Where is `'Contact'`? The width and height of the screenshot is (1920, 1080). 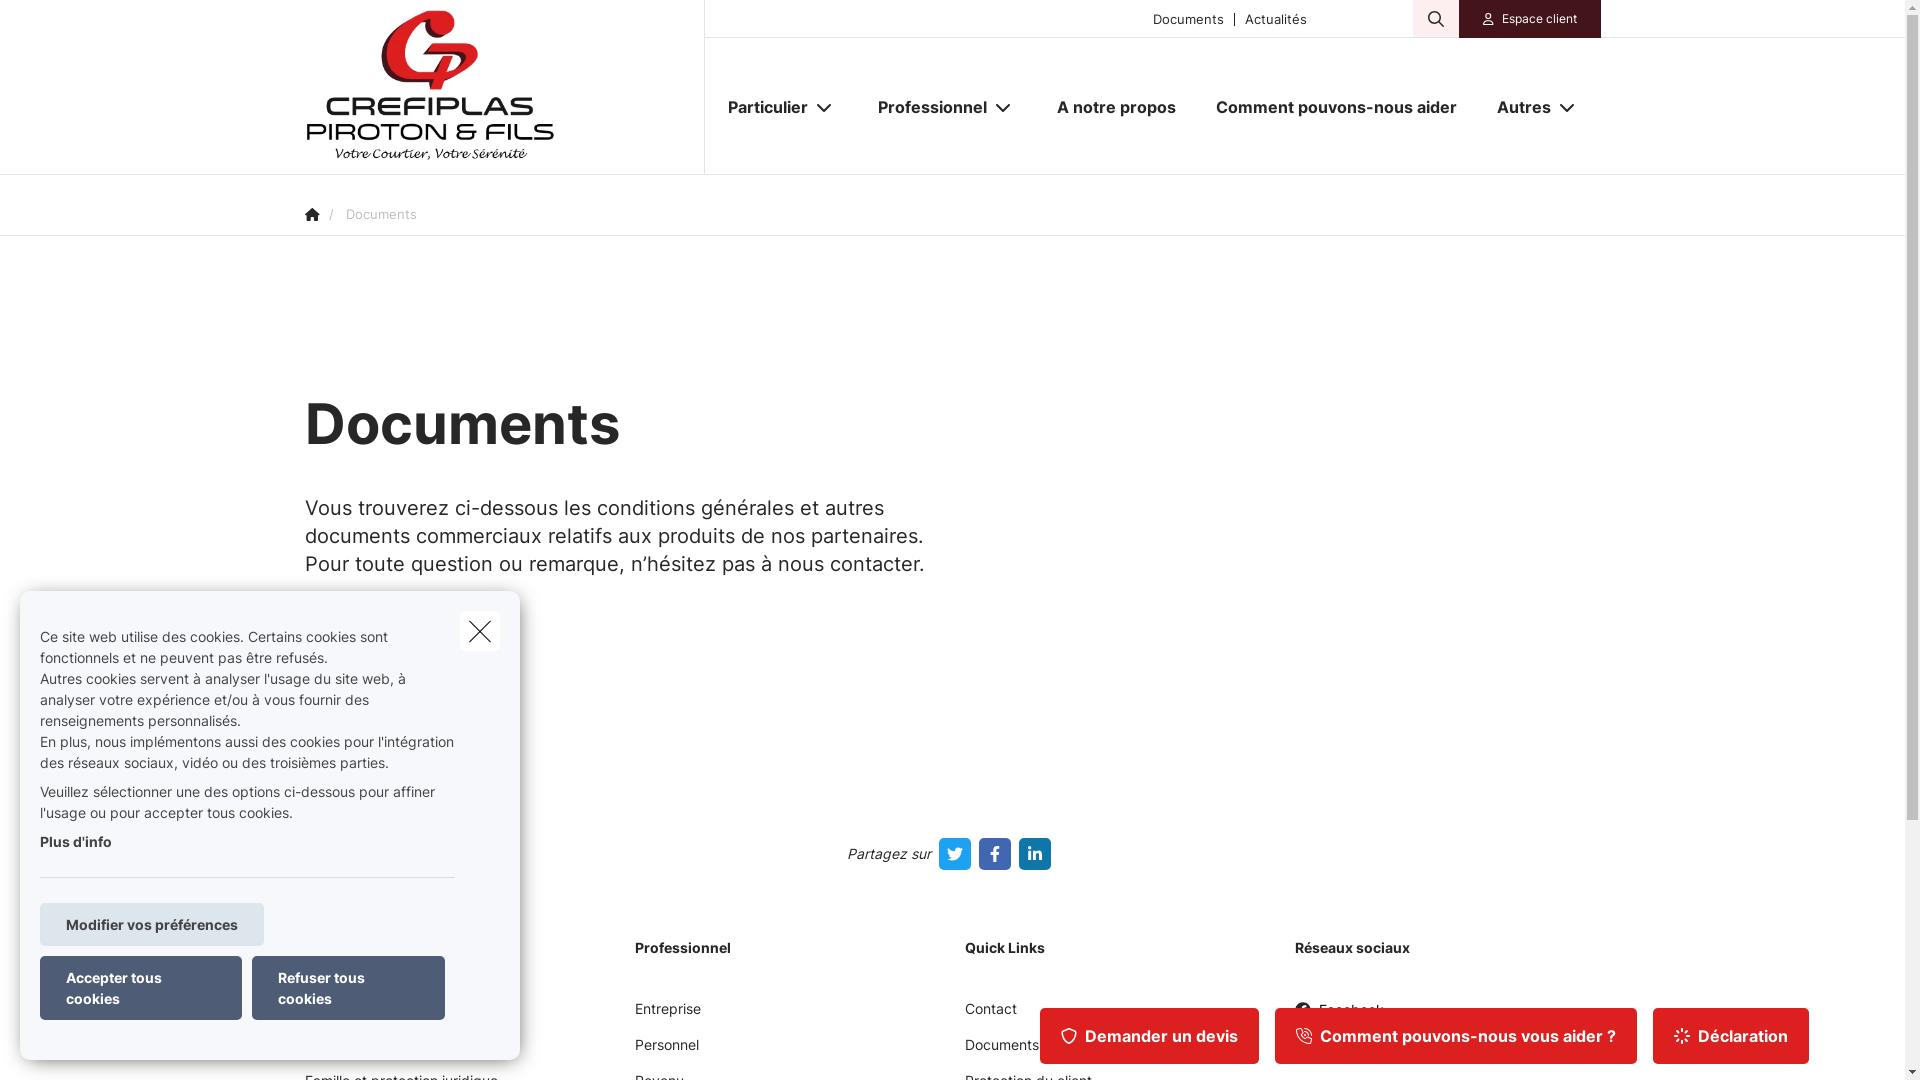
'Contact' is located at coordinates (989, 1015).